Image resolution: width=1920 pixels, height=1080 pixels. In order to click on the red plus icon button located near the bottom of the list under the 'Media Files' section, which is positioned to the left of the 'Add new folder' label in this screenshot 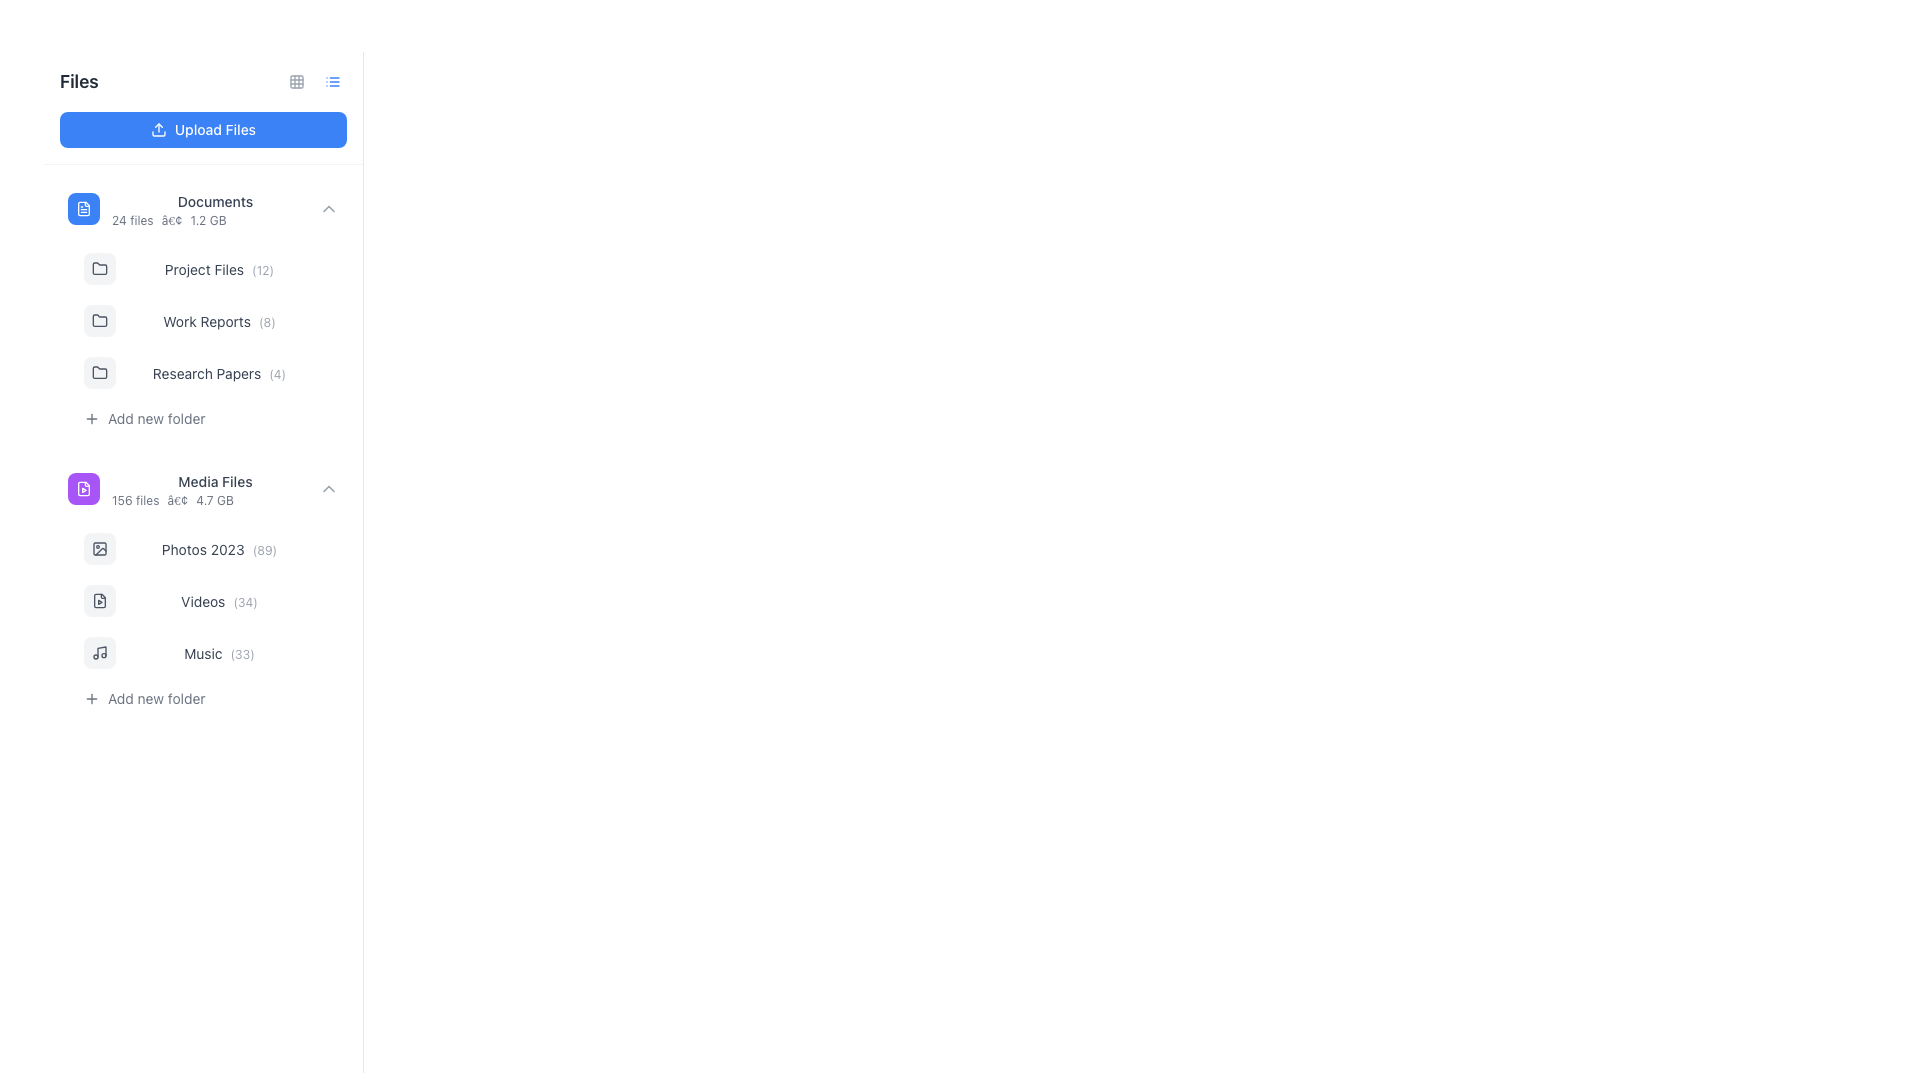, I will do `click(90, 697)`.